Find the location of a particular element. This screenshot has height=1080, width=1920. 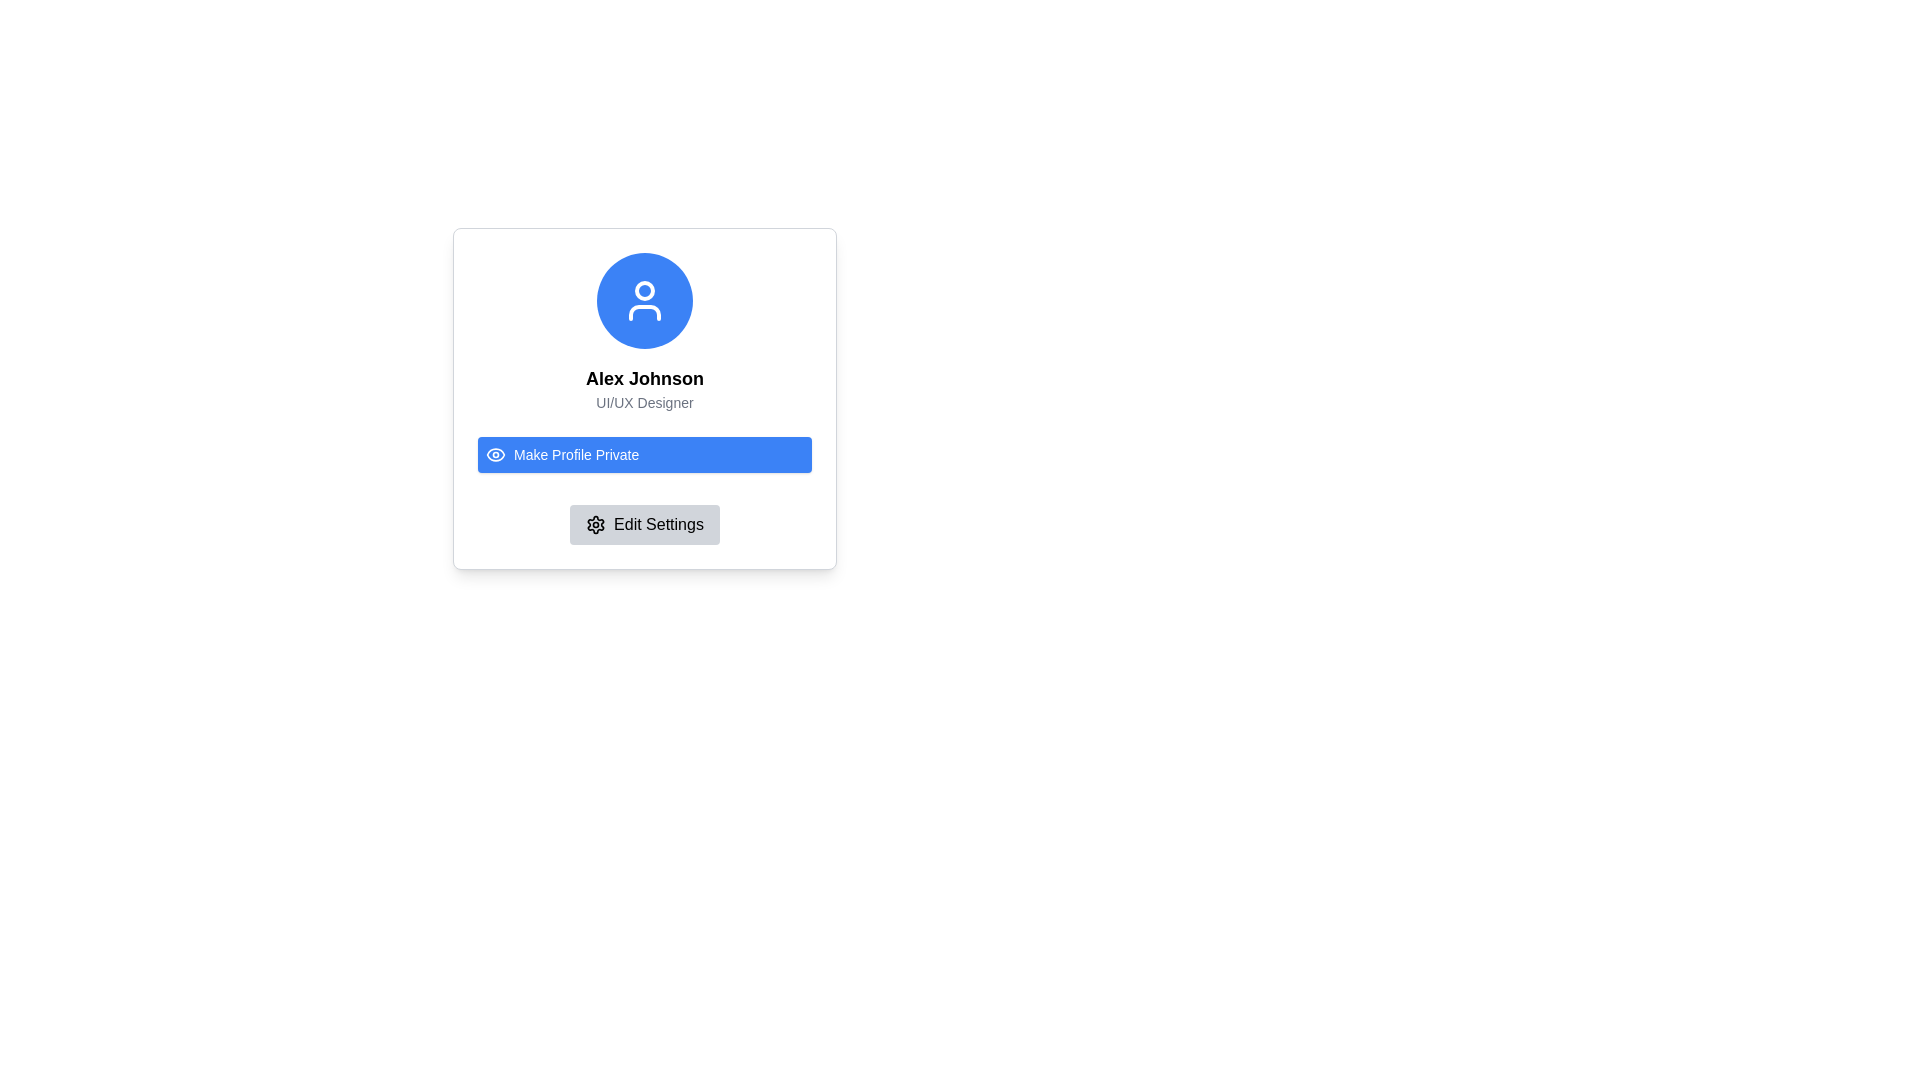

the gear icon within the 'Edit Settings' button at the bottom of the user profile options is located at coordinates (595, 523).